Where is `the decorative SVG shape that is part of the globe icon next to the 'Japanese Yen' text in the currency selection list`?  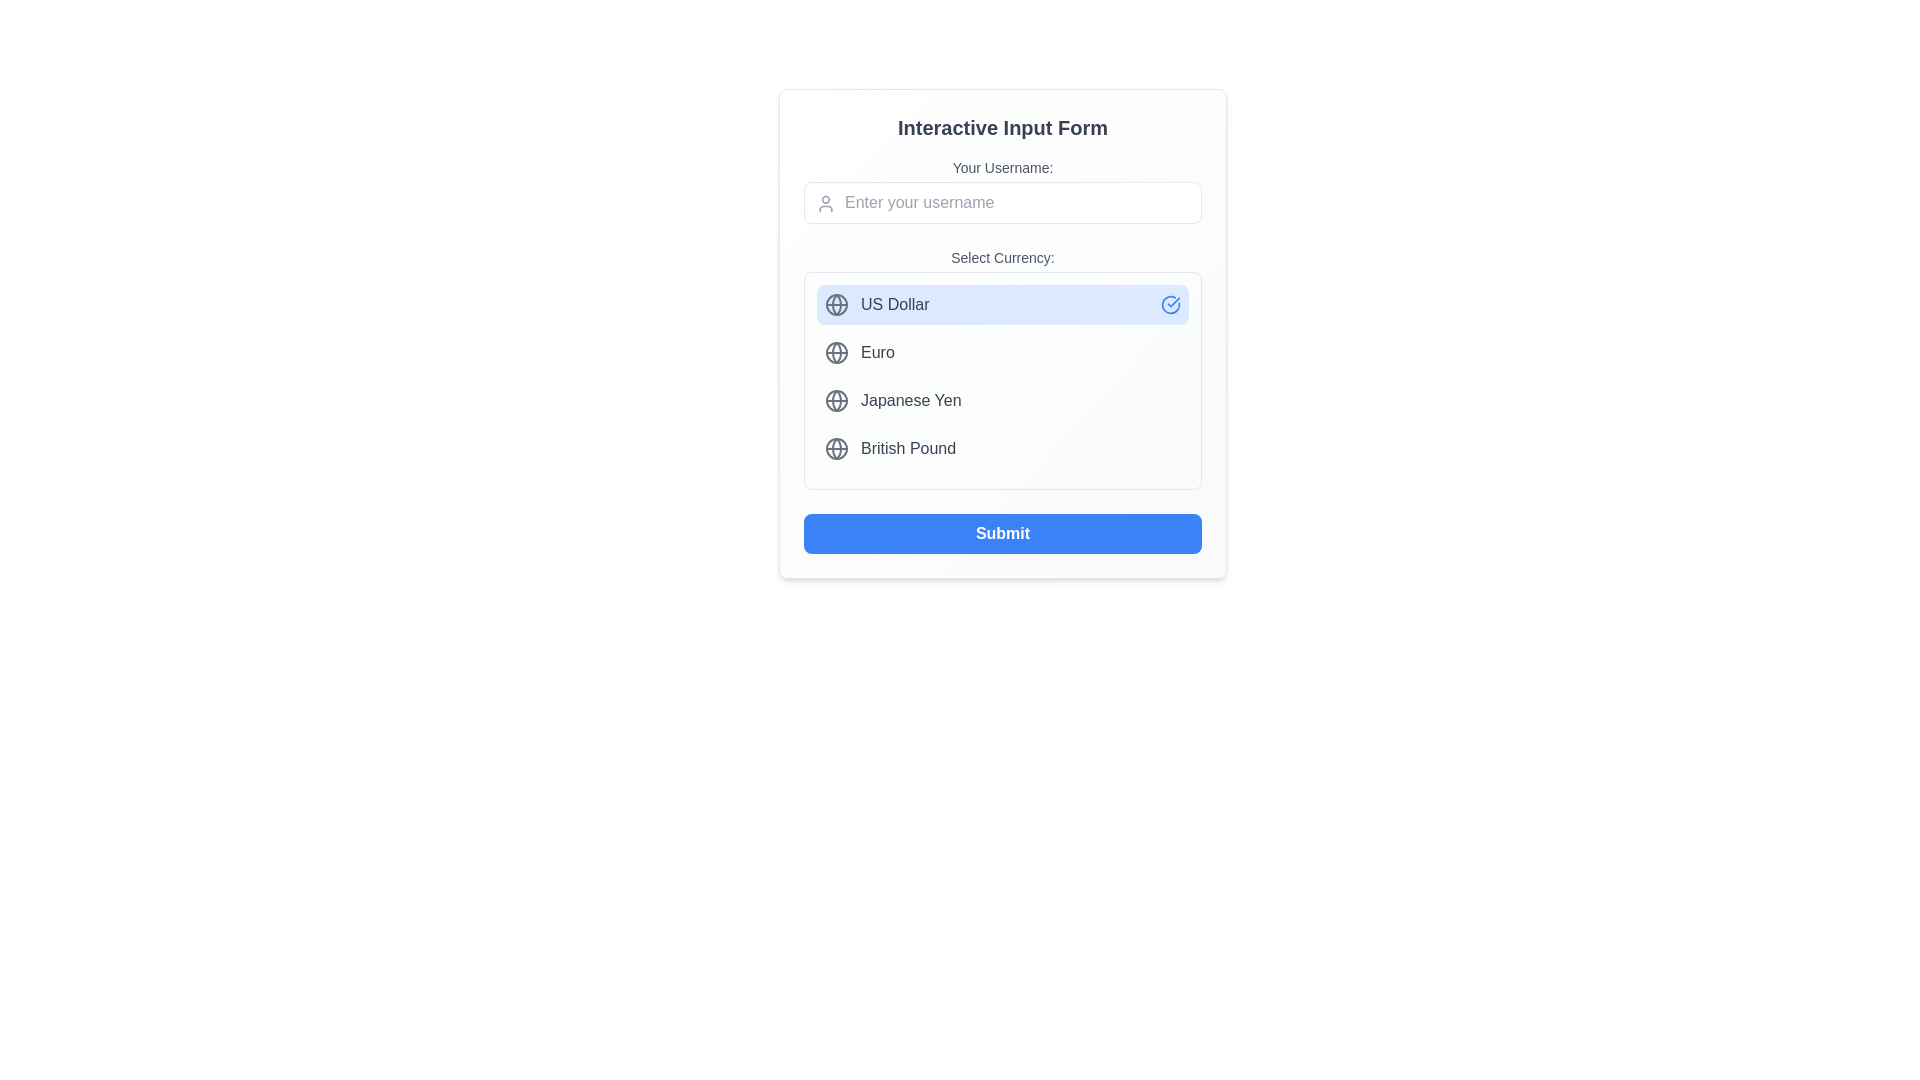 the decorative SVG shape that is part of the globe icon next to the 'Japanese Yen' text in the currency selection list is located at coordinates (836, 401).